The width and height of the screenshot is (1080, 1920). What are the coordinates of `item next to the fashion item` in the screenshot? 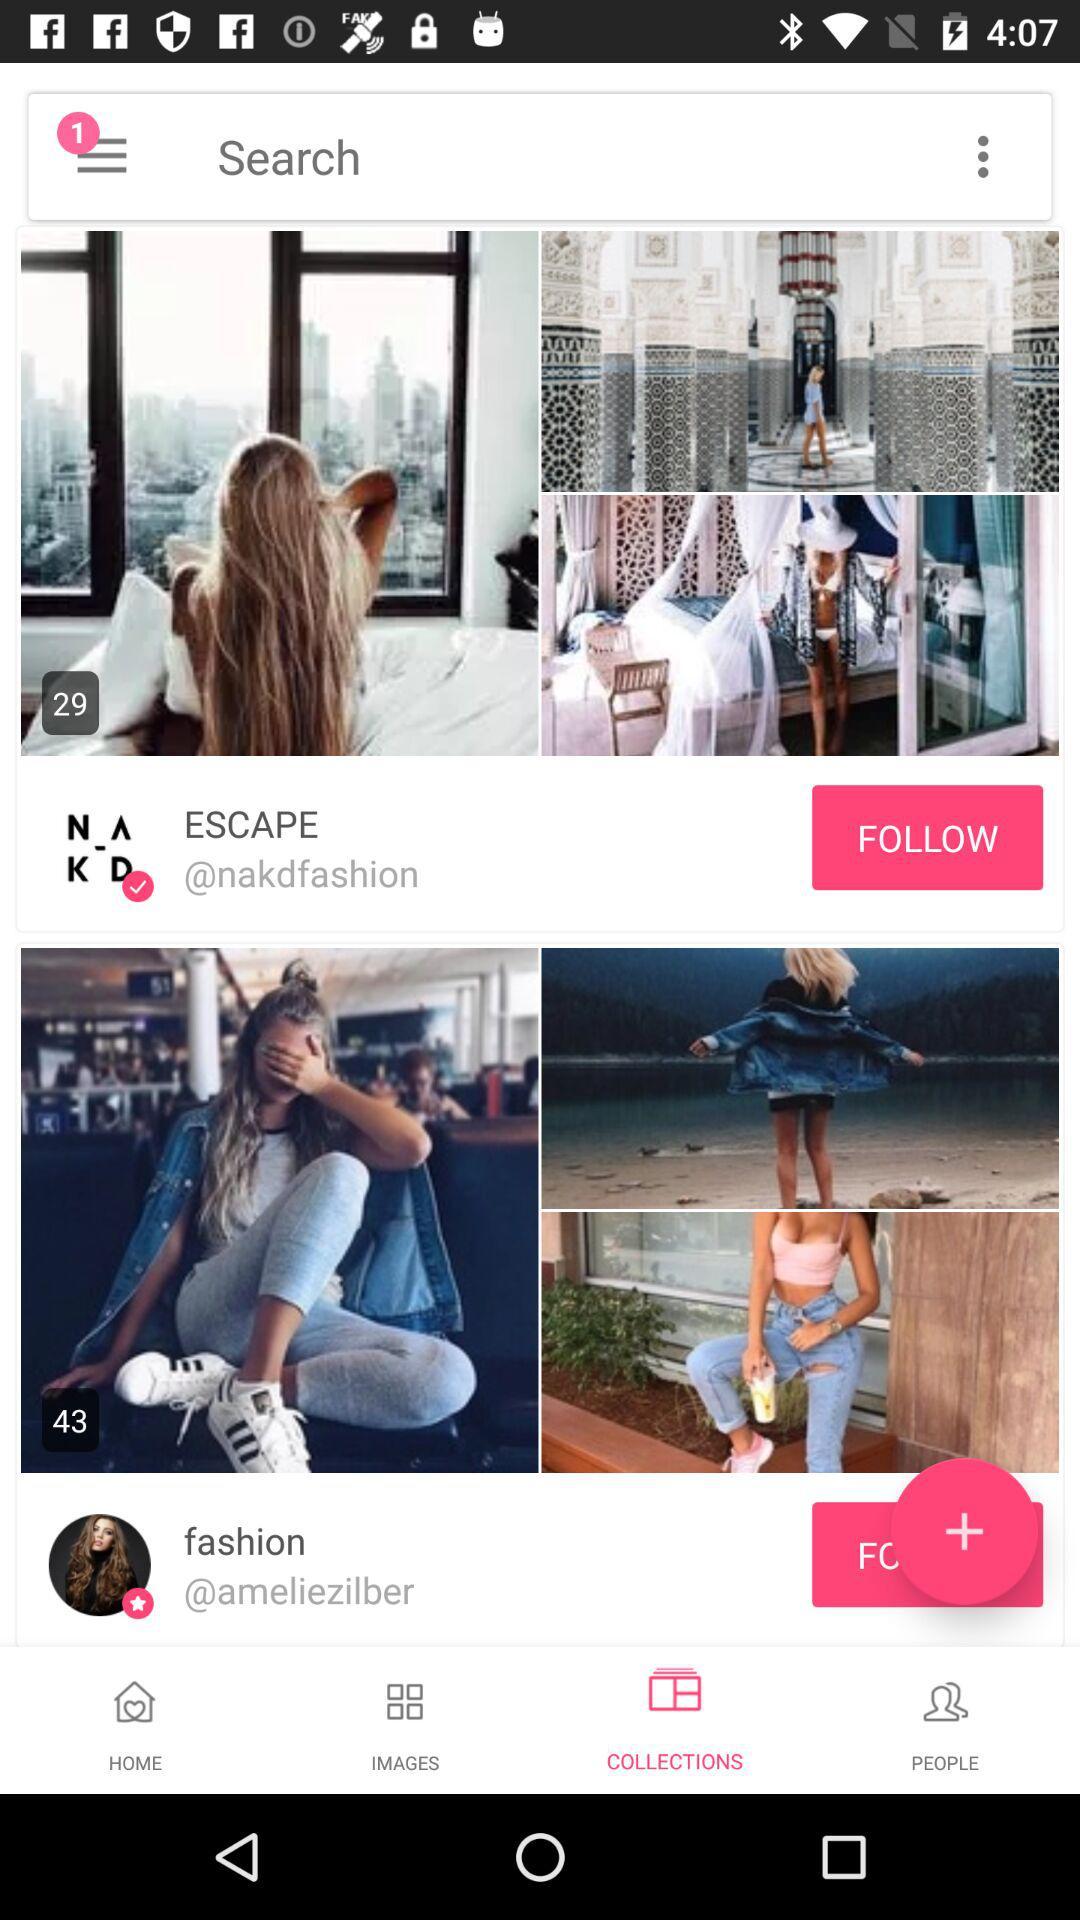 It's located at (963, 1530).